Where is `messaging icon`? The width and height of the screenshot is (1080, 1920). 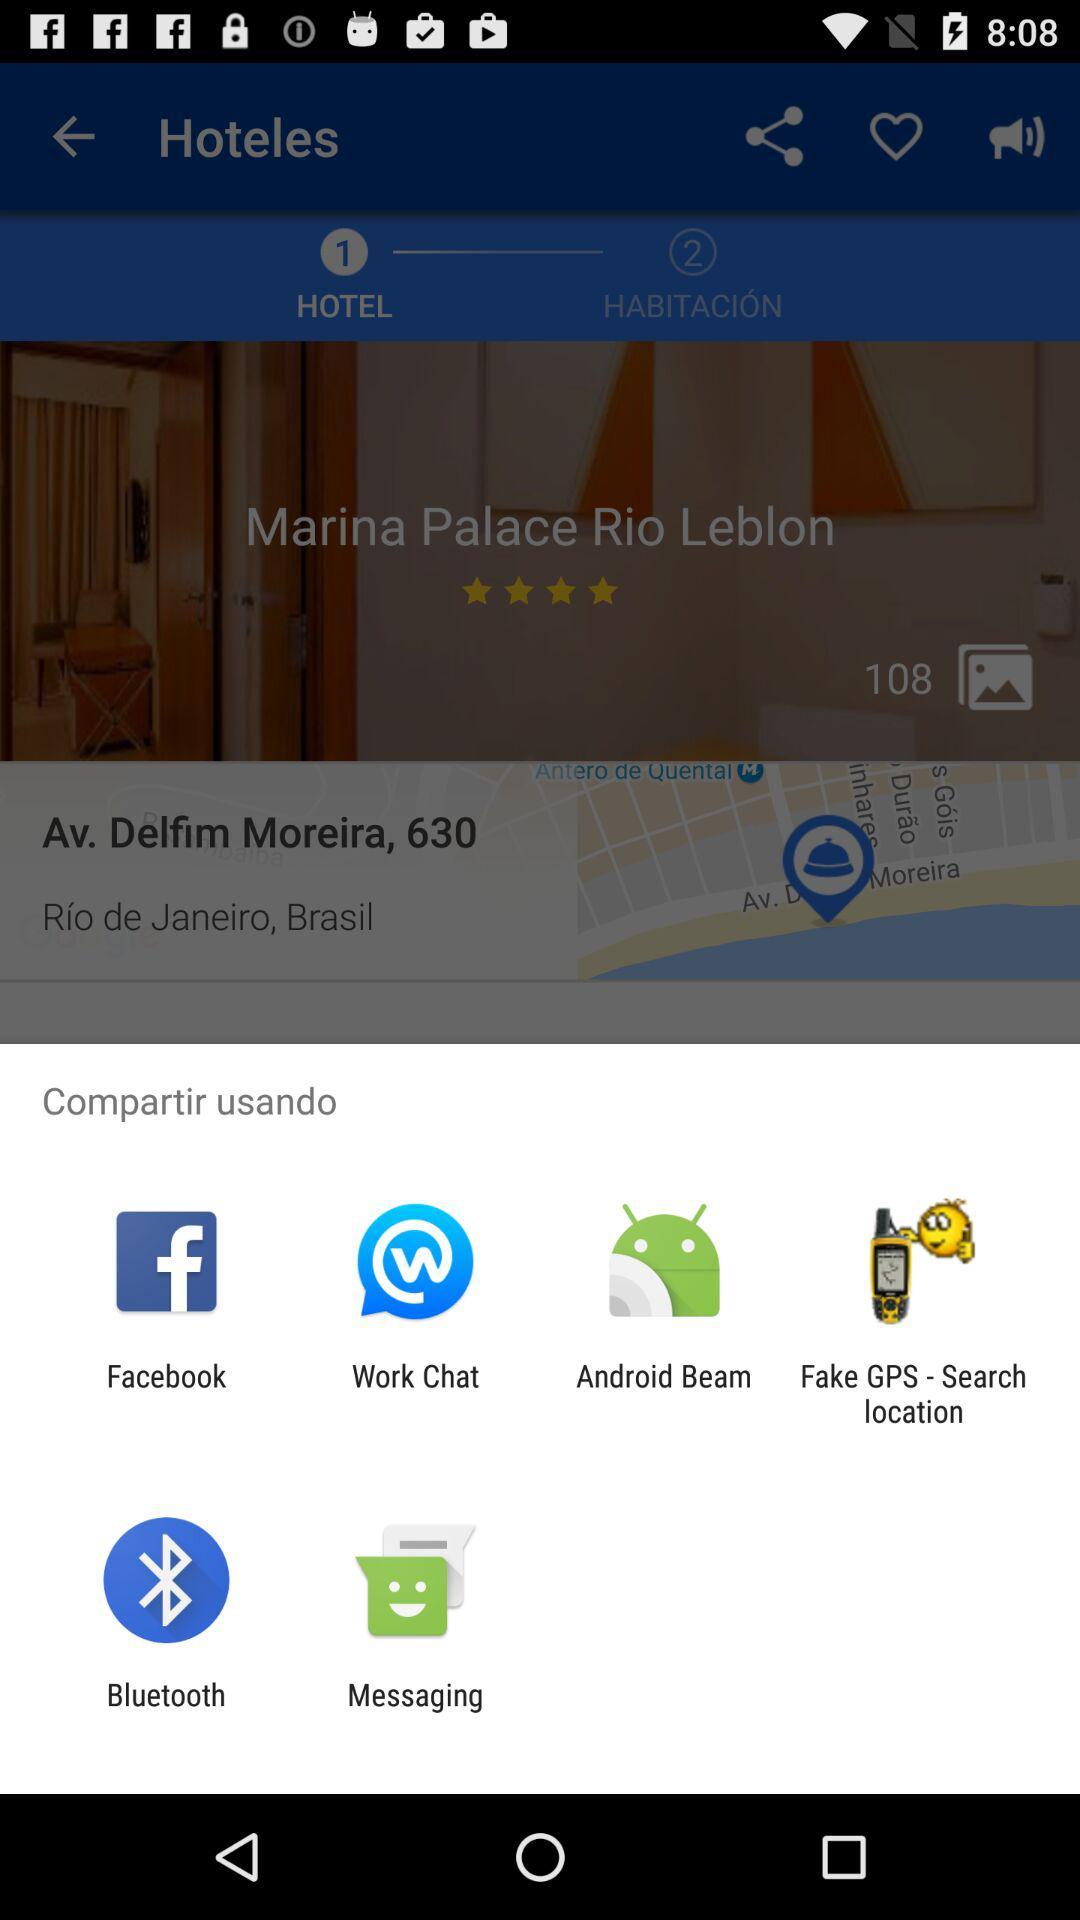
messaging icon is located at coordinates (414, 1711).